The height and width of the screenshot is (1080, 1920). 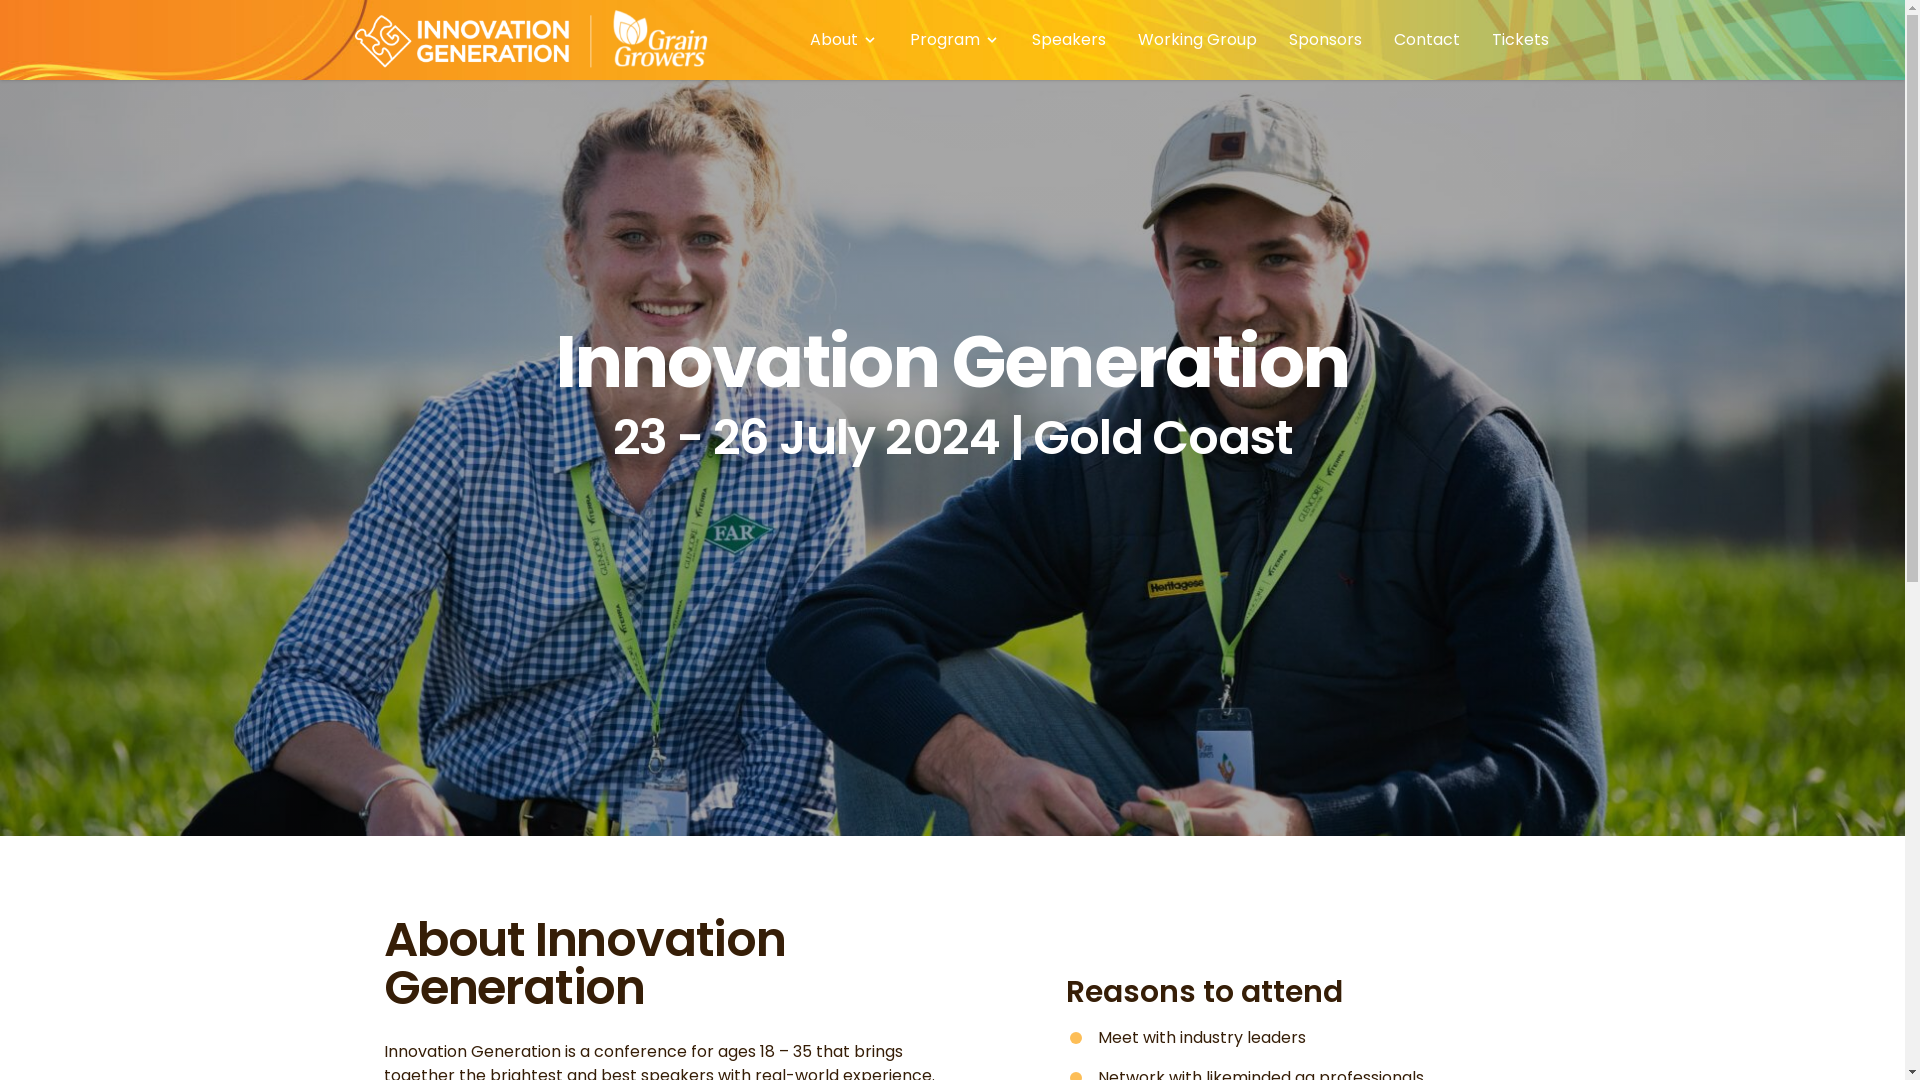 What do you see at coordinates (1197, 39) in the screenshot?
I see `'Working Group'` at bounding box center [1197, 39].